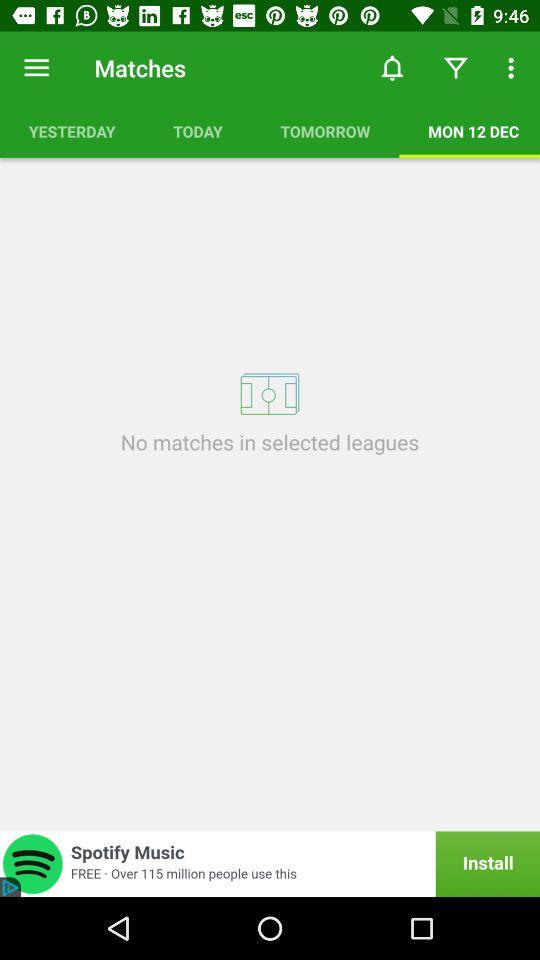  I want to click on open advertisement, so click(270, 863).